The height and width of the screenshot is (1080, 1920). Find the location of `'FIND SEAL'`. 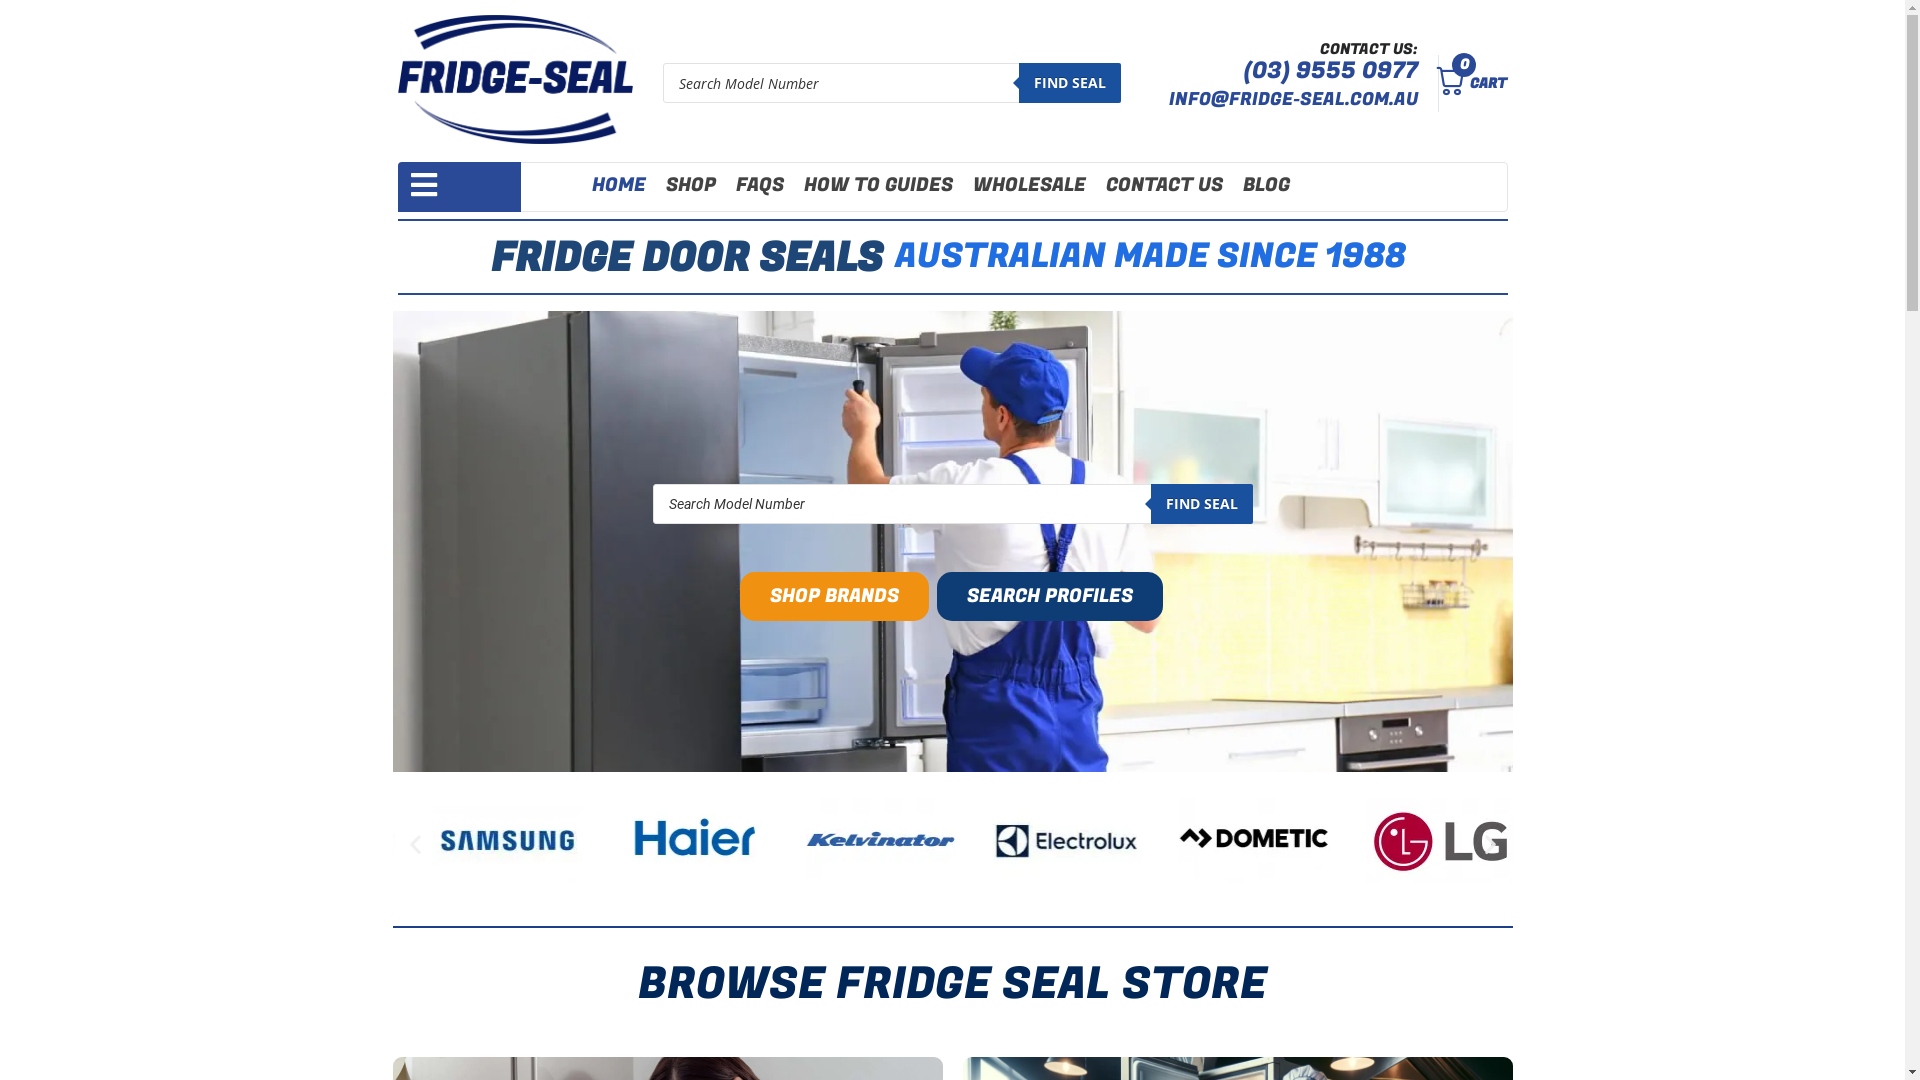

'FIND SEAL' is located at coordinates (1069, 82).